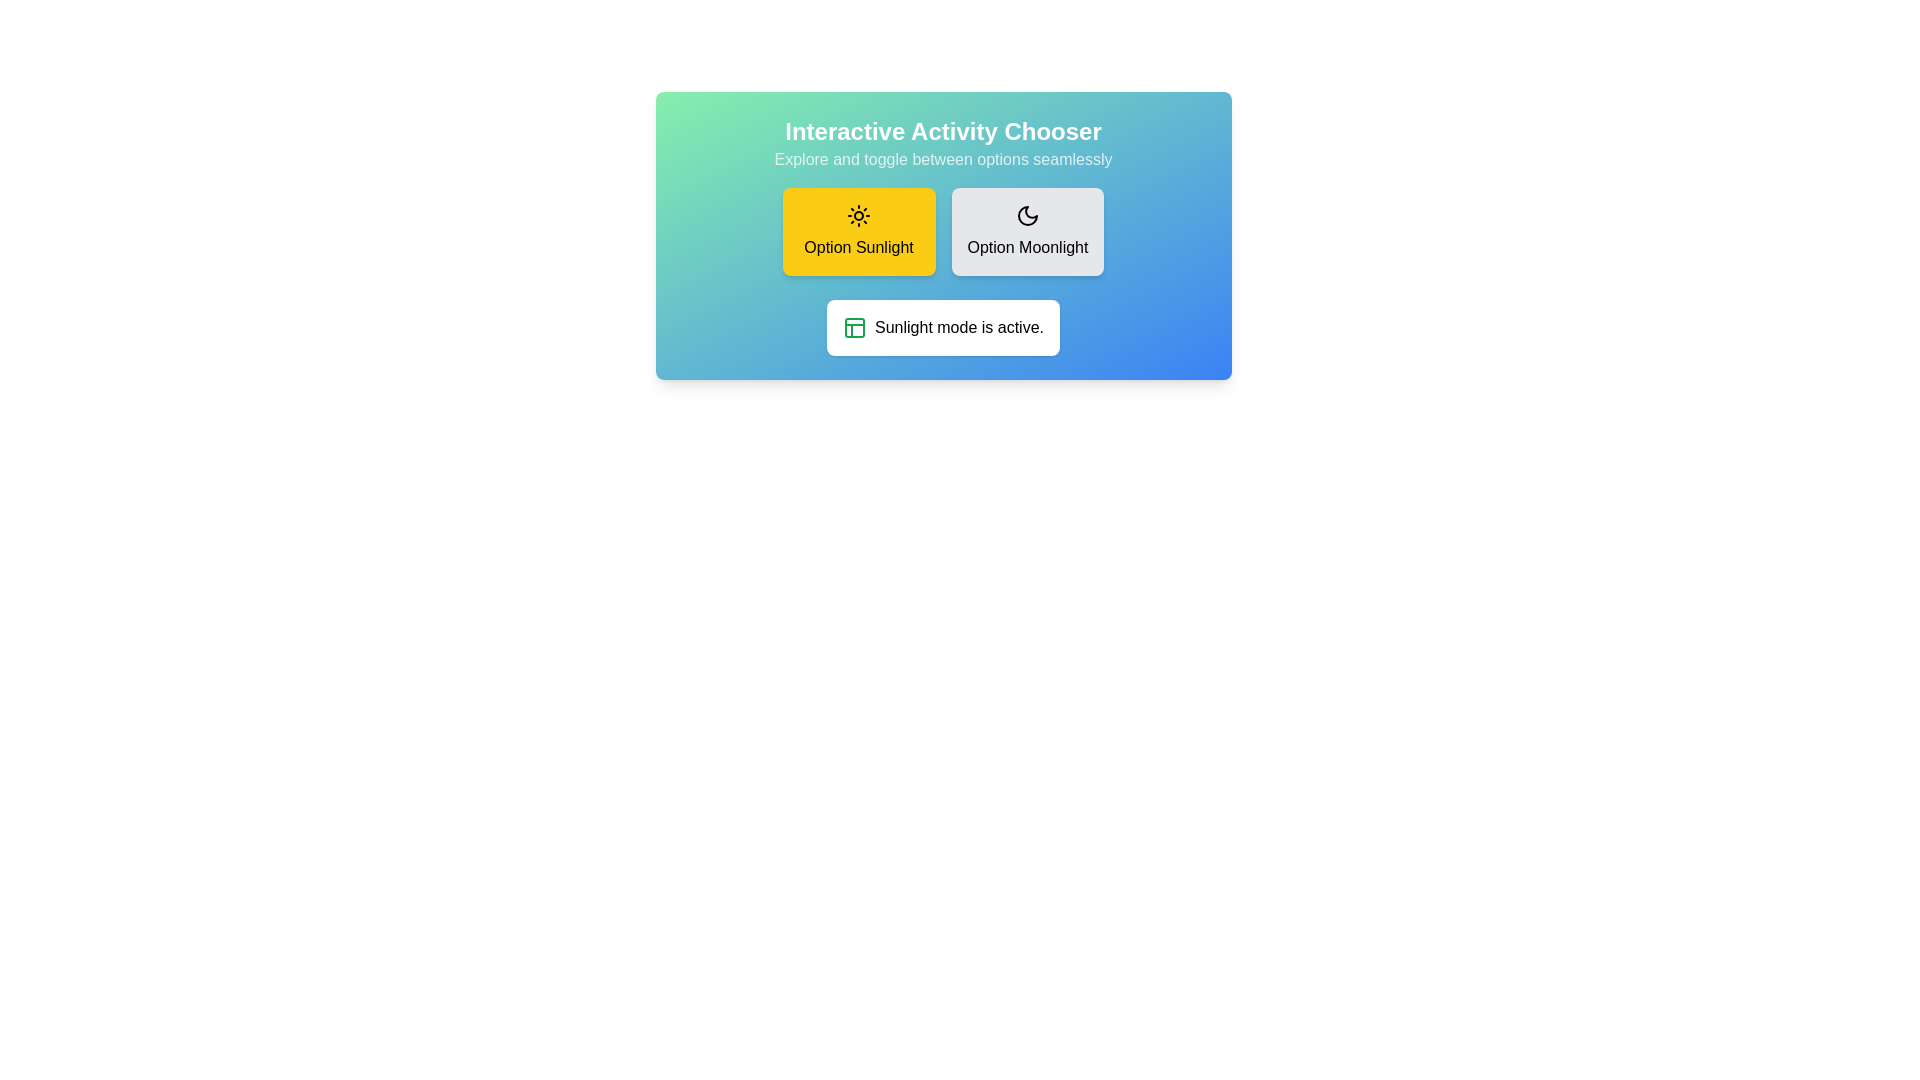  Describe the element at coordinates (859, 230) in the screenshot. I see `the 'Option Sunlight' button` at that location.